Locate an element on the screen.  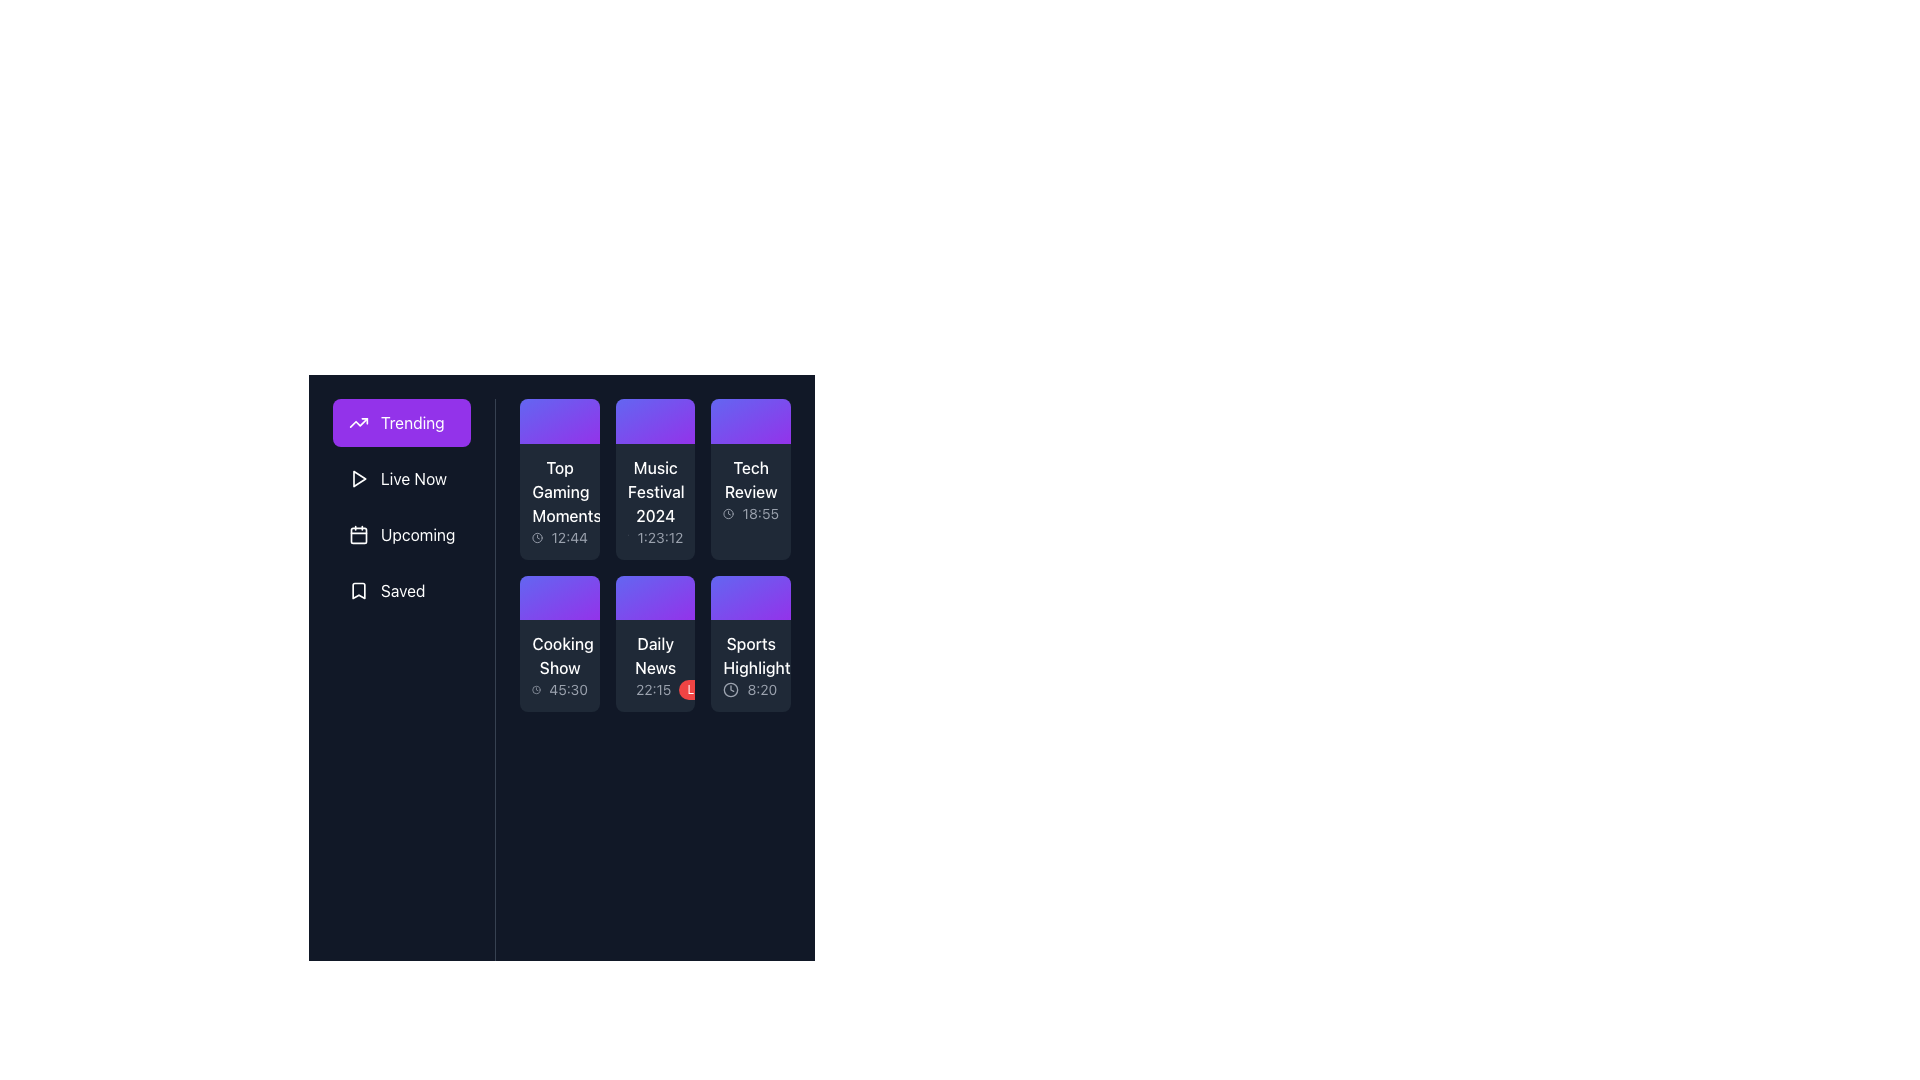
the Decorative background element within the 'Tech Review' card, which features a gradient from indigo to purple and is located in the third column of the top row in a grid layout is located at coordinates (750, 420).